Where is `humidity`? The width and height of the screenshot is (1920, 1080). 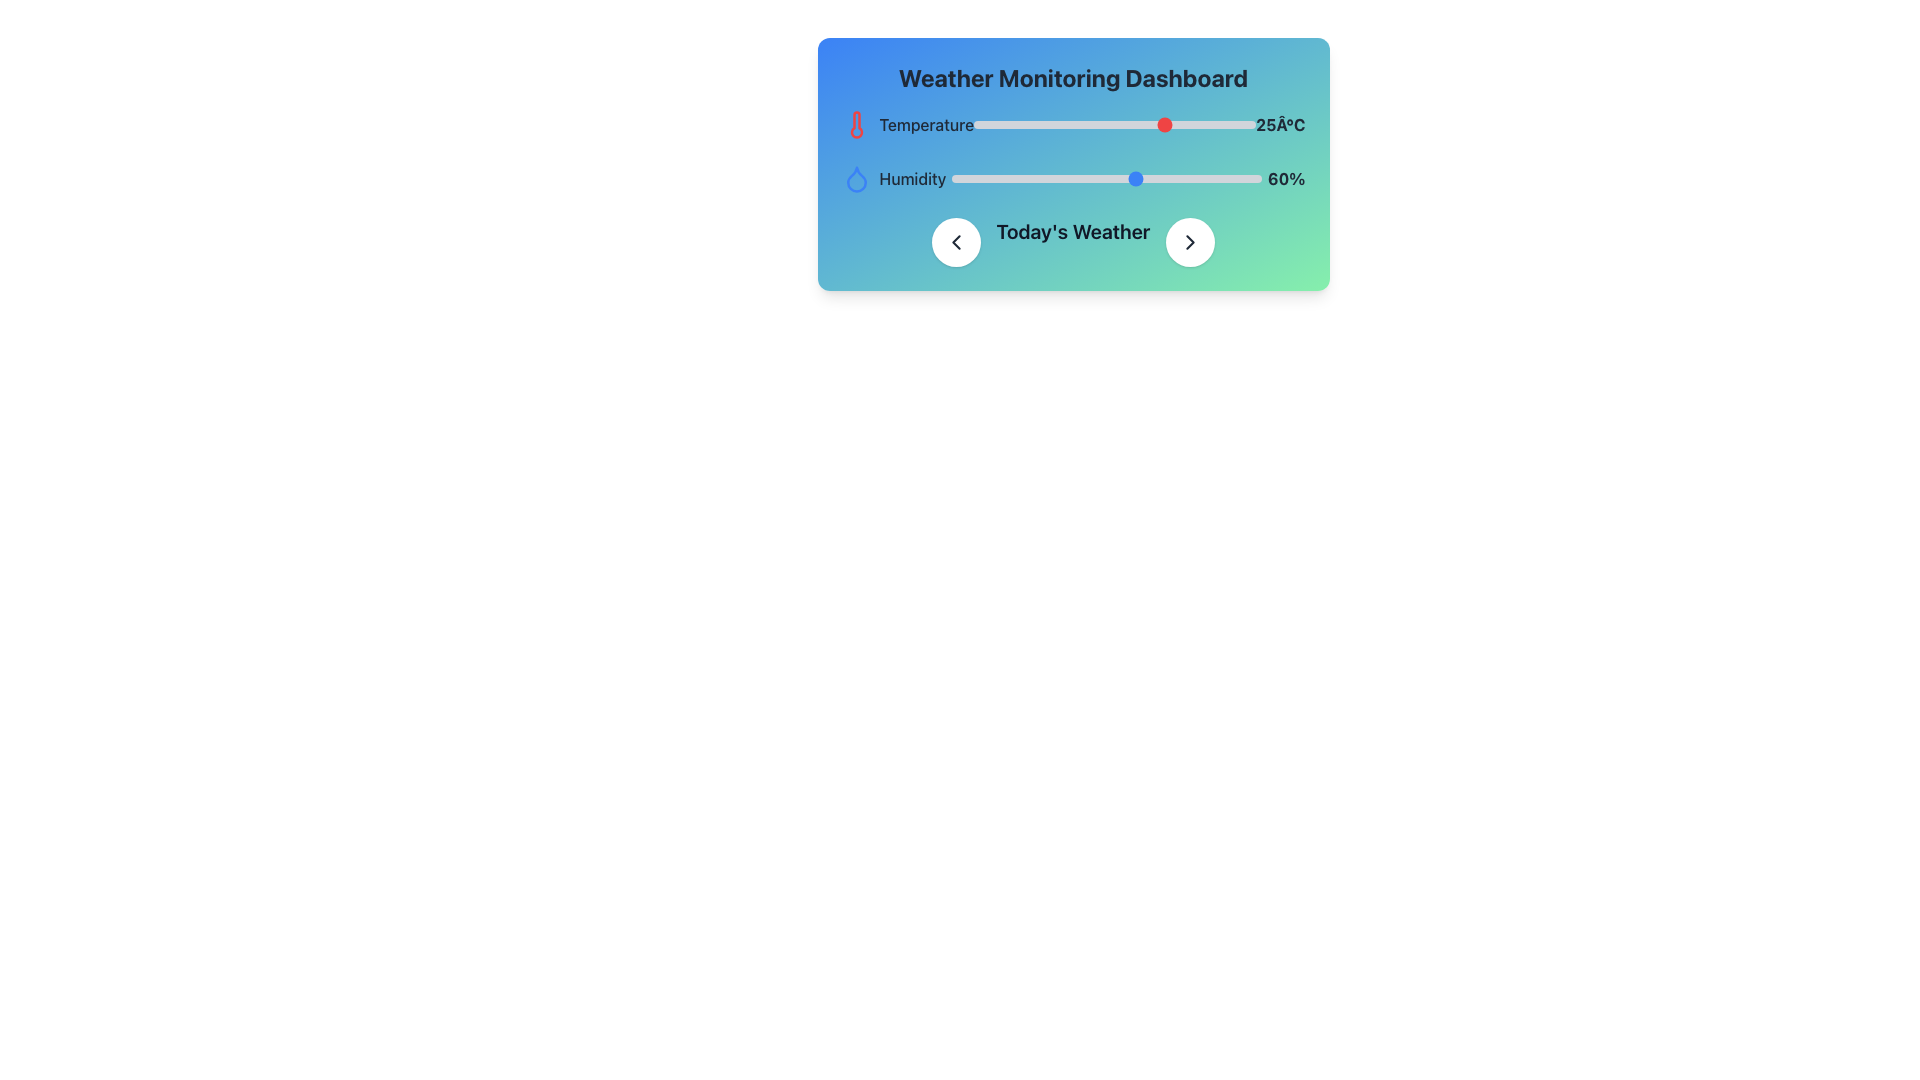 humidity is located at coordinates (1084, 177).